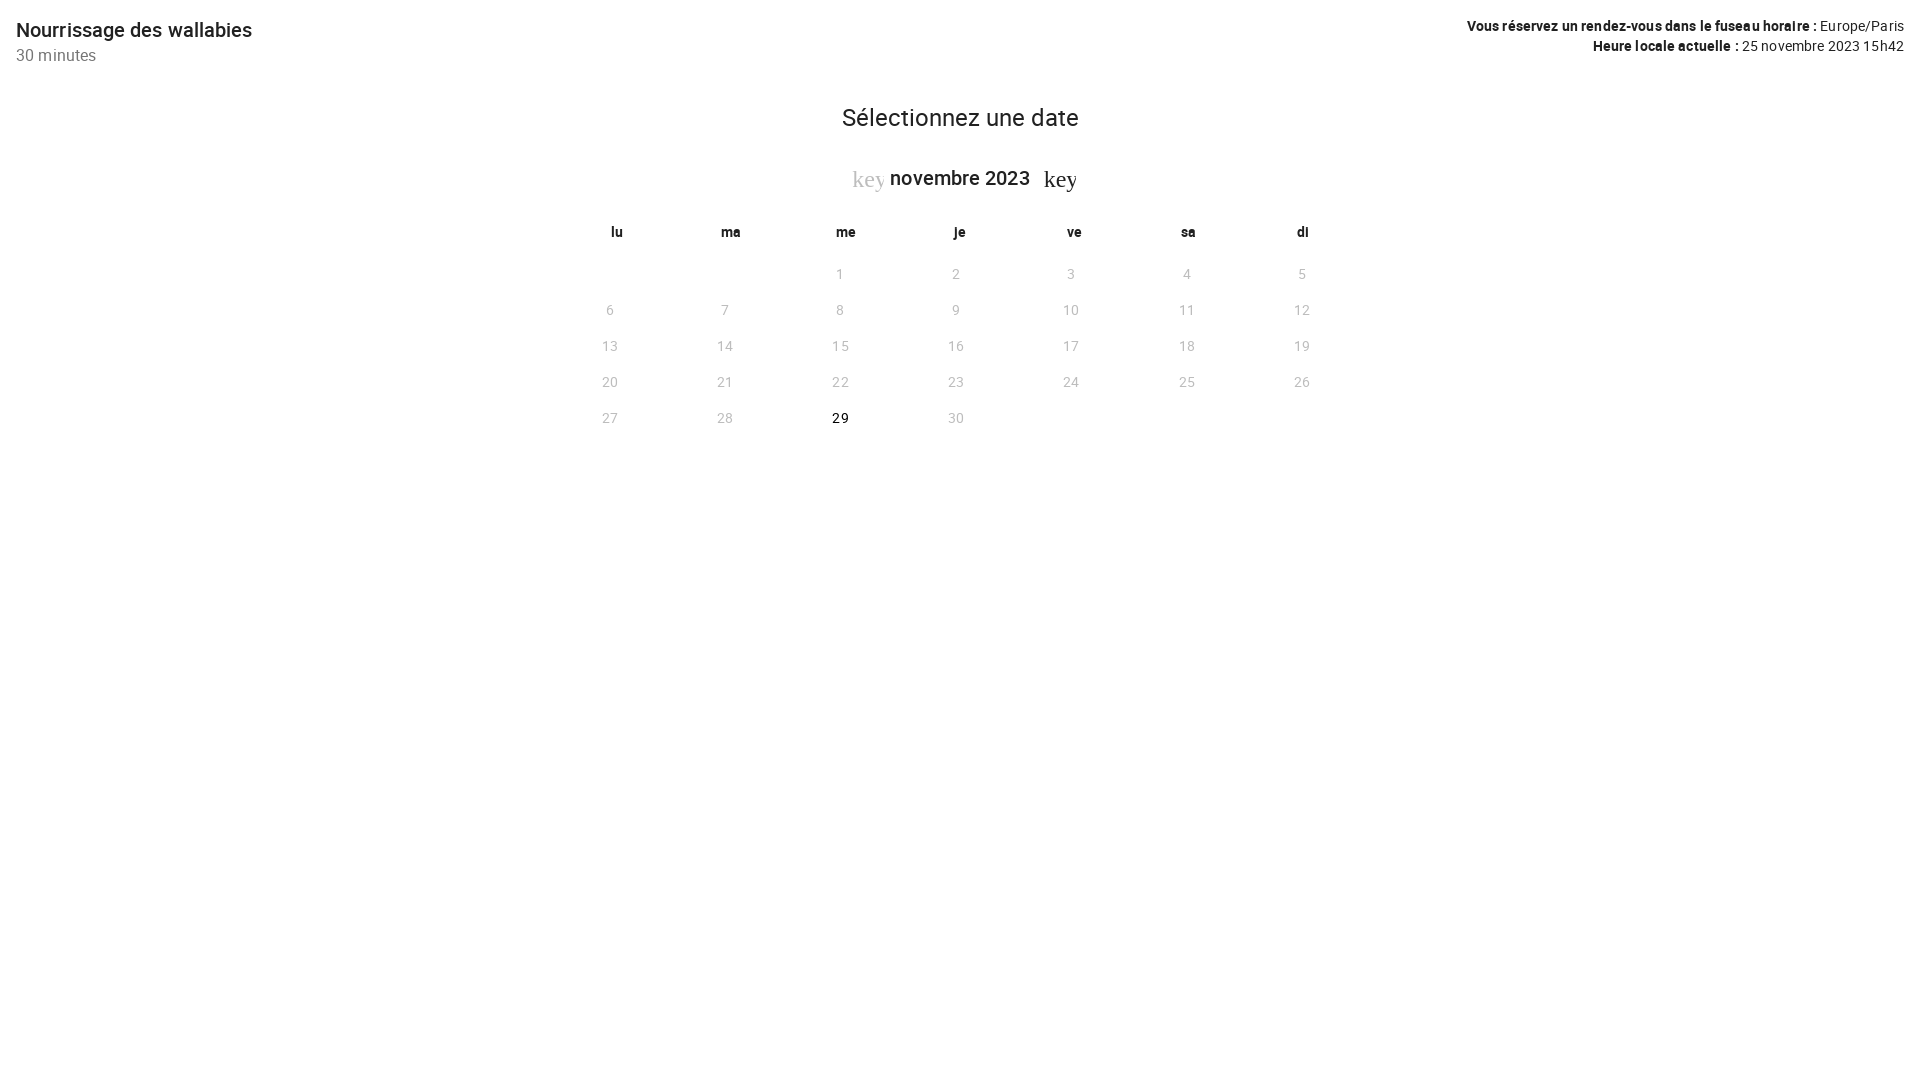 The height and width of the screenshot is (1080, 1920). I want to click on '23', so click(954, 381).